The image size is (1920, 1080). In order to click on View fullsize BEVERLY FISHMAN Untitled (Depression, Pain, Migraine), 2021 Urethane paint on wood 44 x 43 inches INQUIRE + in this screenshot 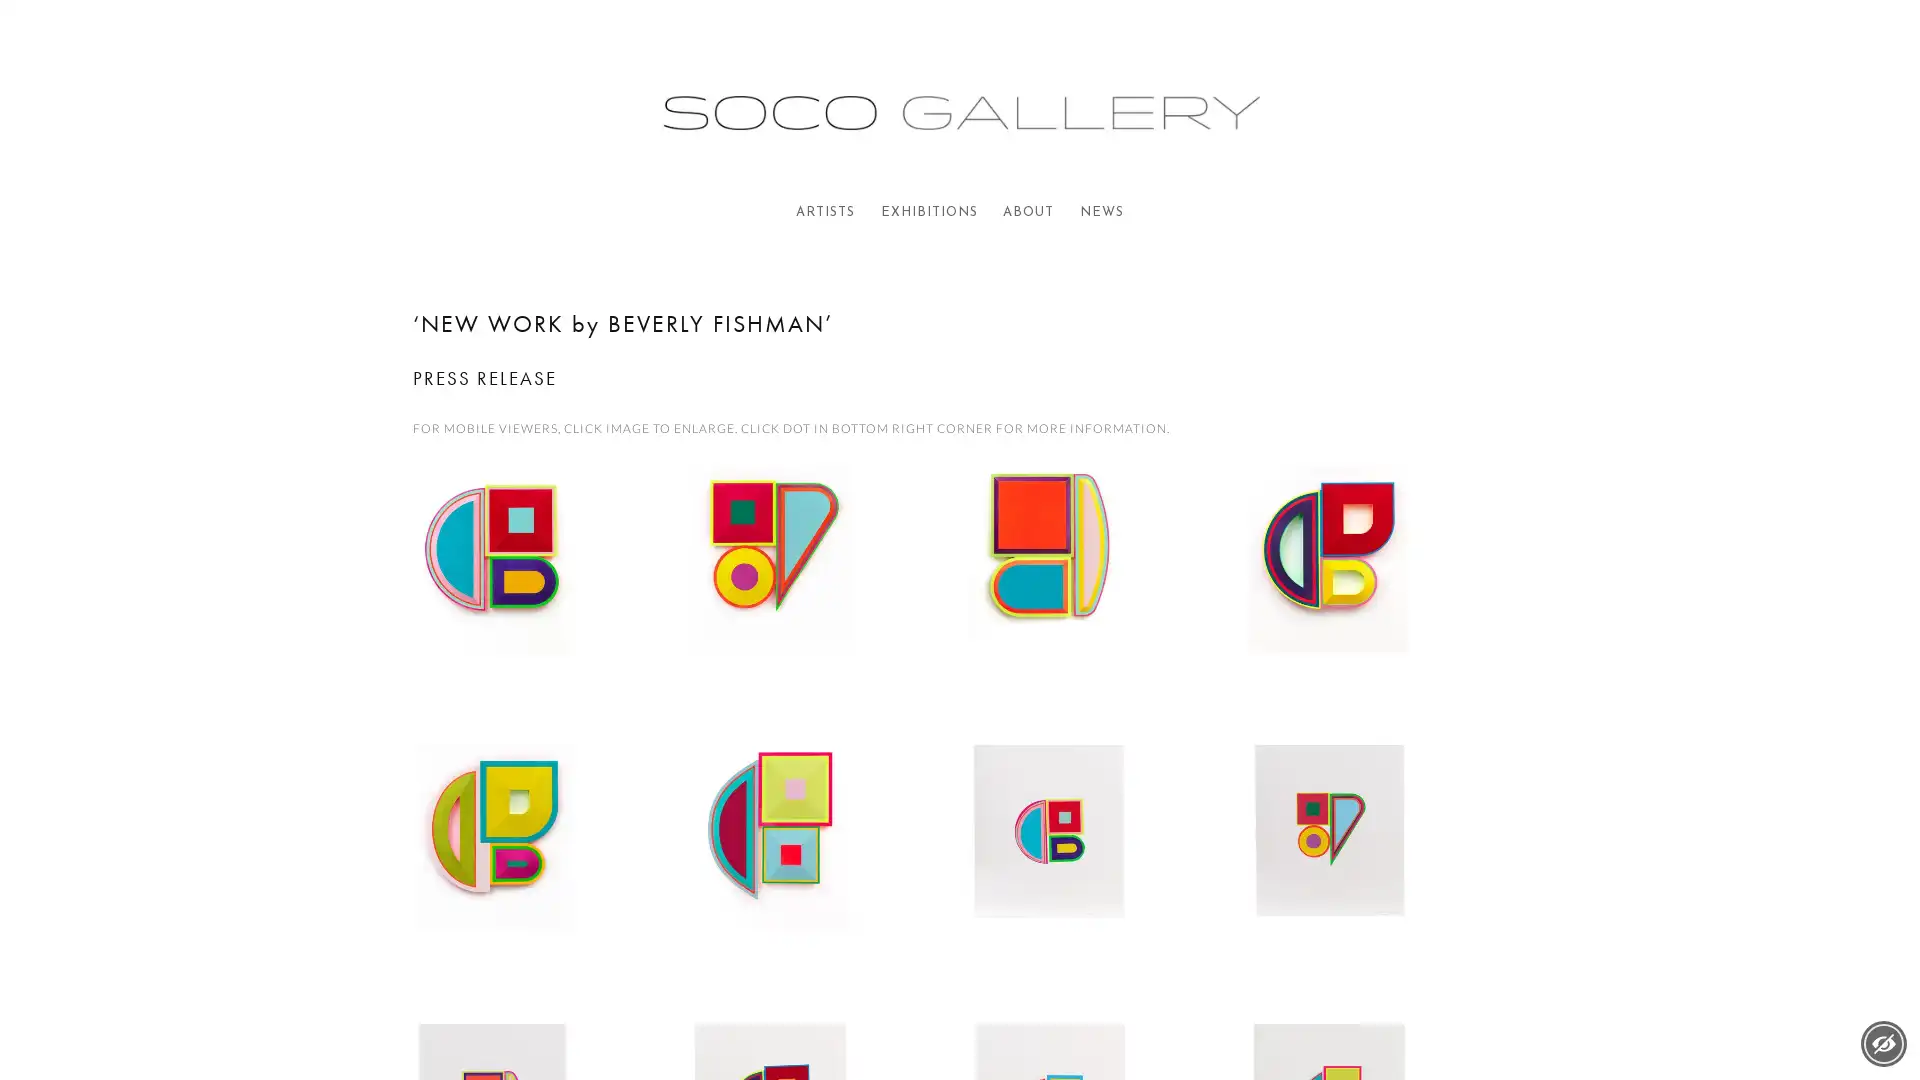, I will do `click(820, 593)`.